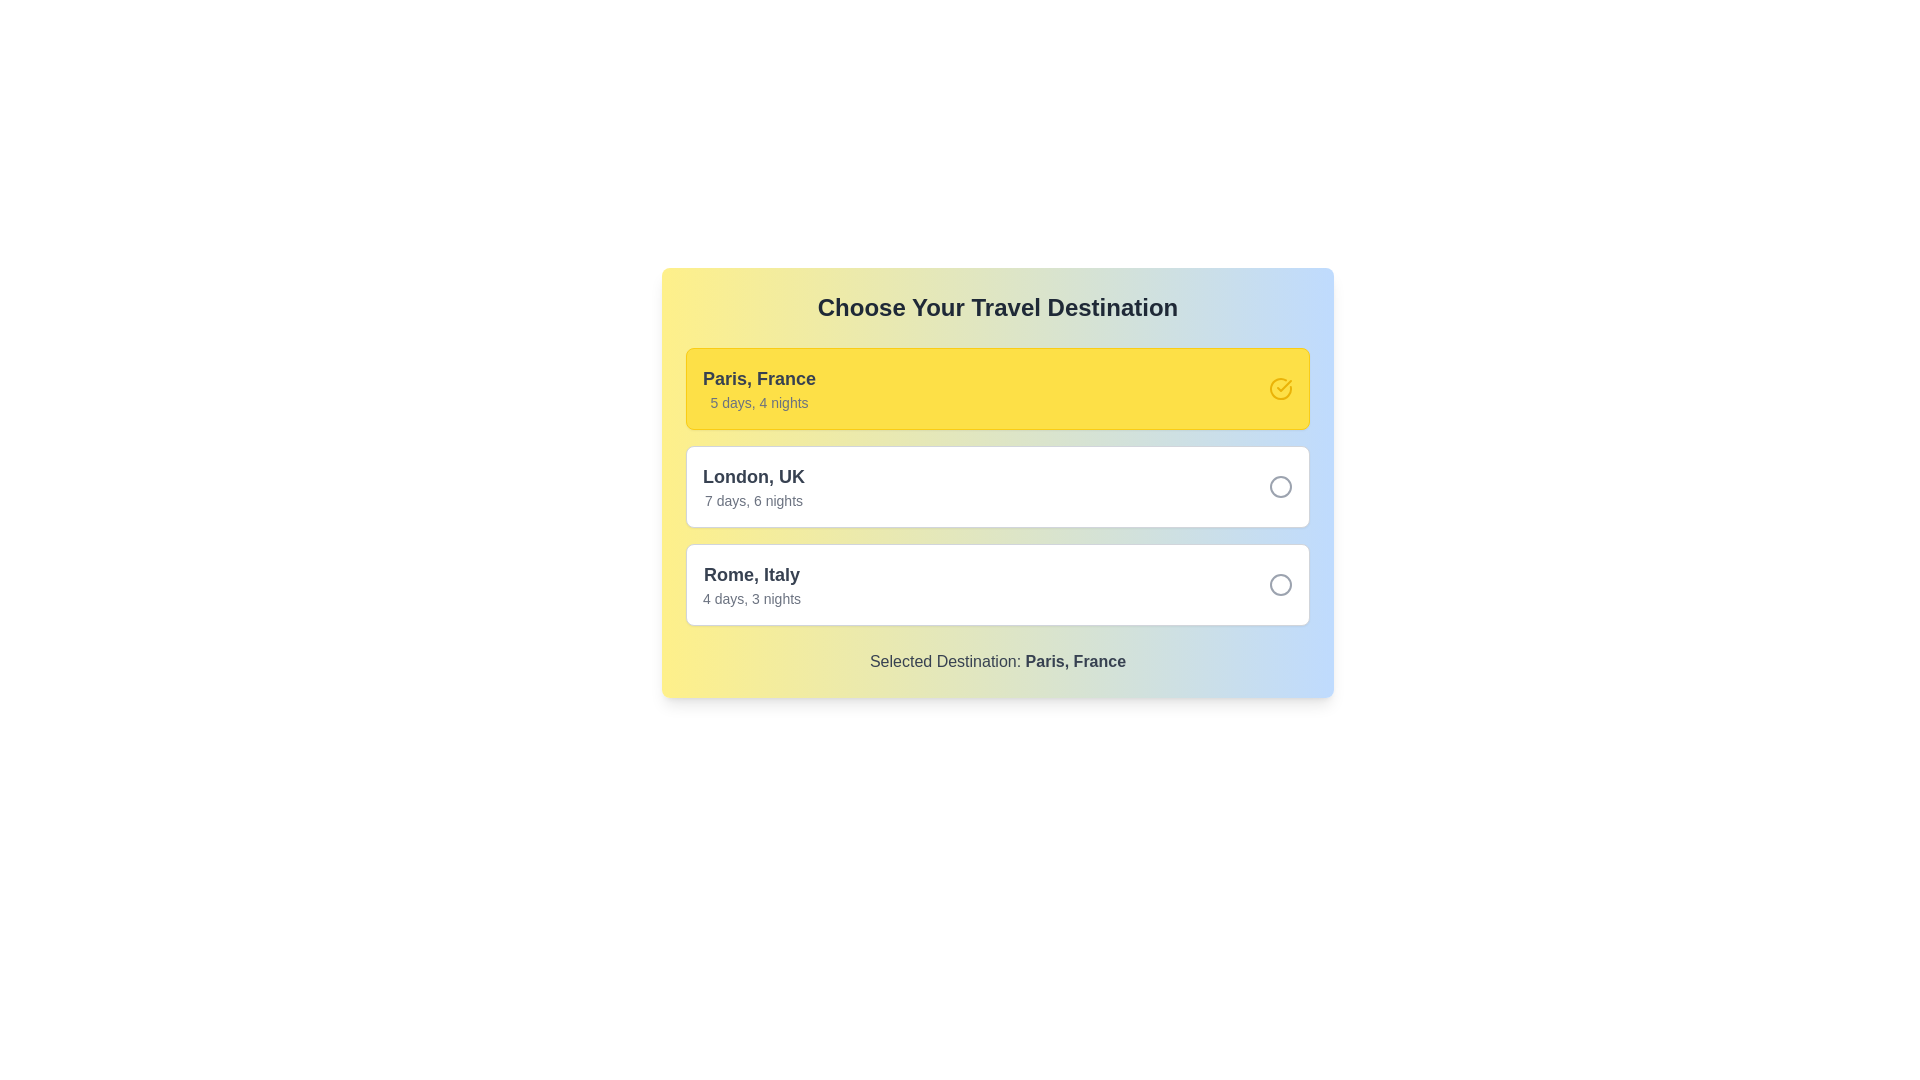 The width and height of the screenshot is (1920, 1080). What do you see at coordinates (752, 500) in the screenshot?
I see `the additional information text element located directly below the 'London, UK' title in the travel destination options` at bounding box center [752, 500].